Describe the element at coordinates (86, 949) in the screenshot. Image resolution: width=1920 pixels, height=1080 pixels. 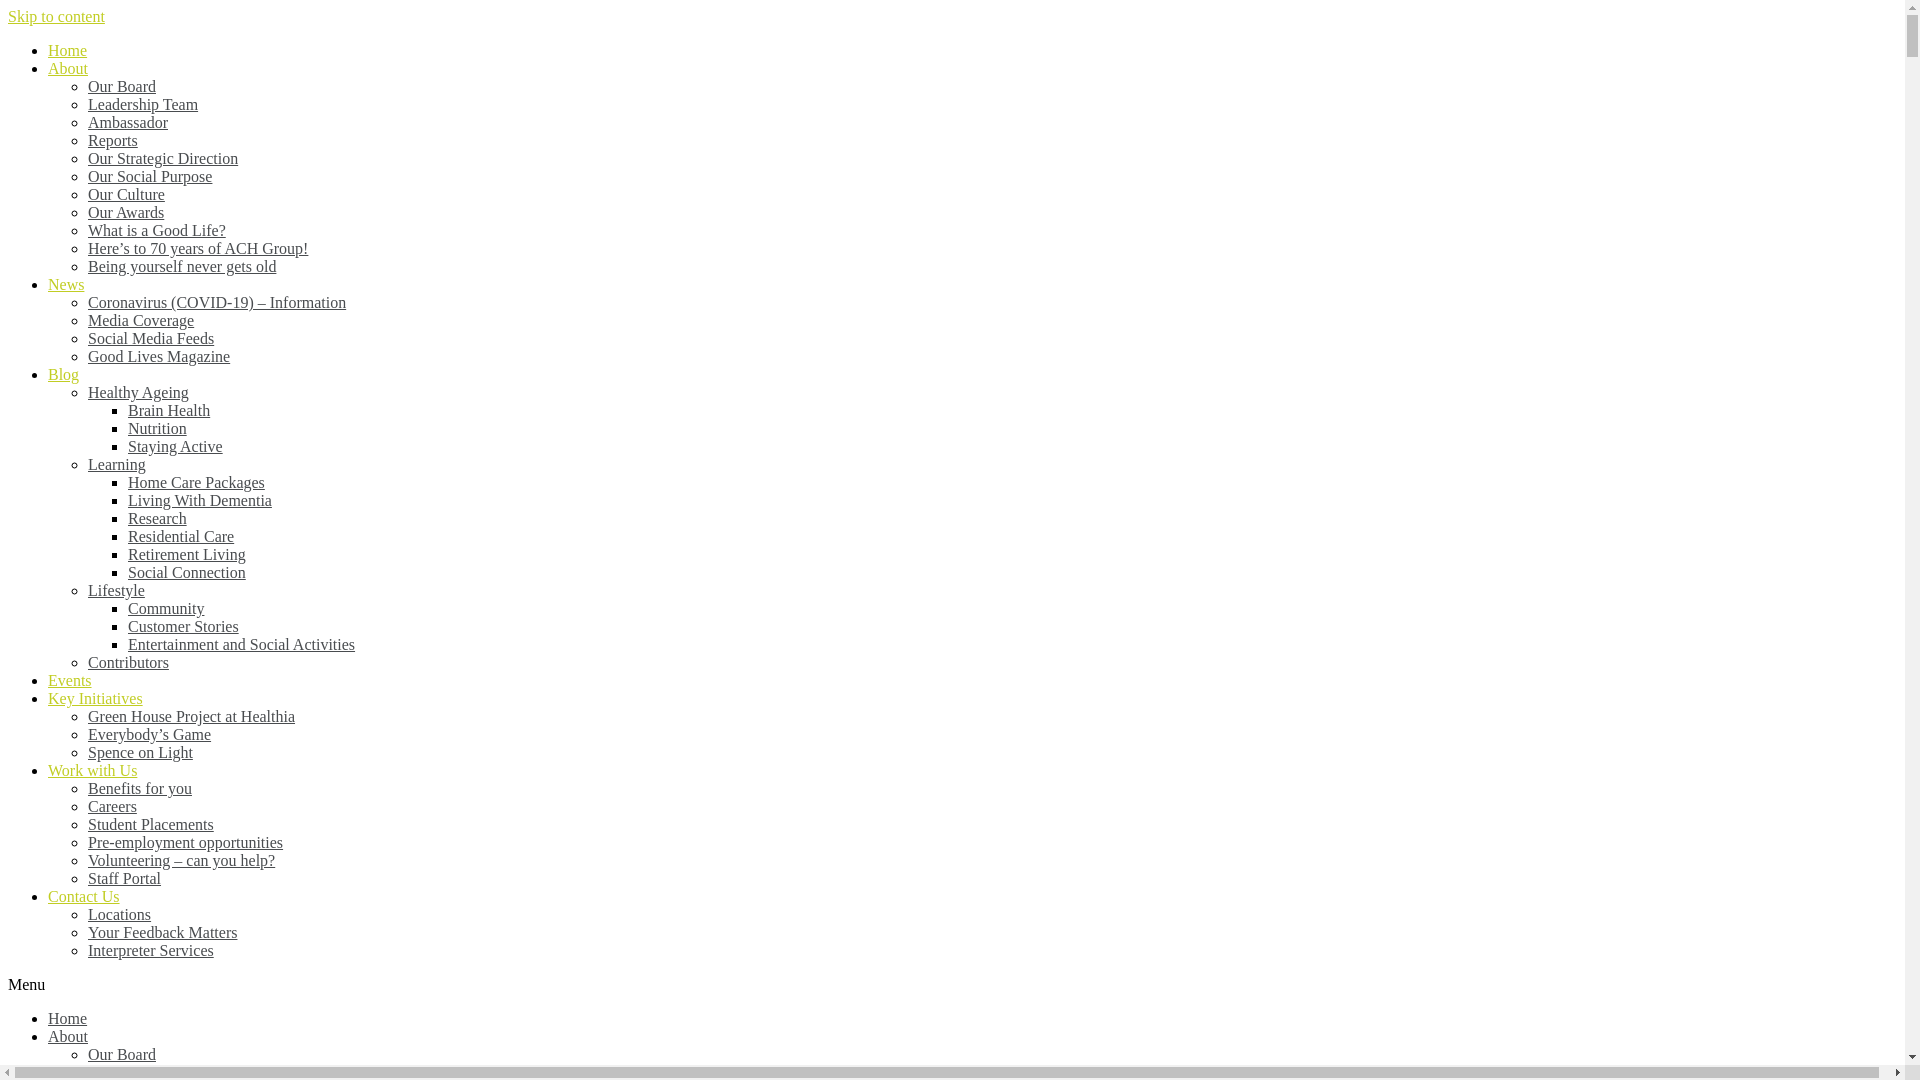
I see `'Interpreter Services'` at that location.